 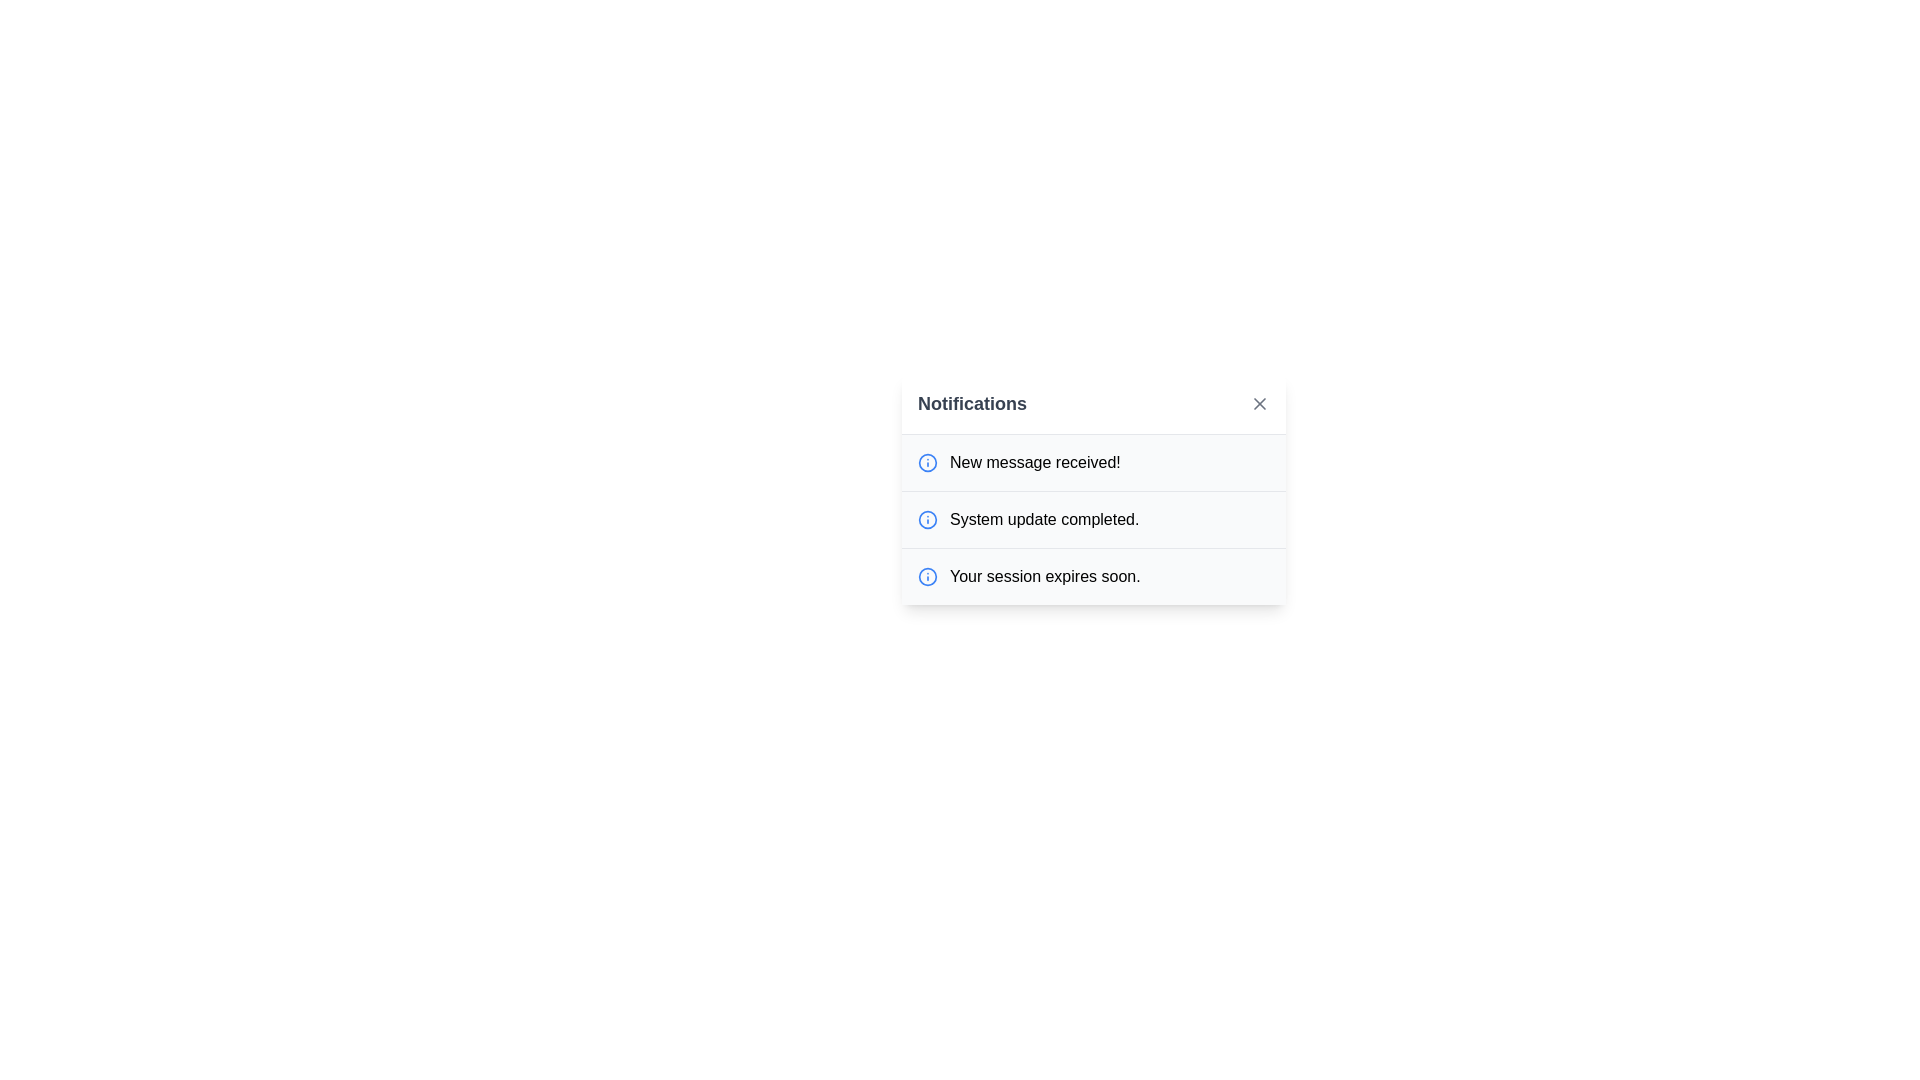 I want to click on text content of the notification label that displays 'New message received!' located to the right of the information icon in the notification panel, so click(x=1035, y=462).